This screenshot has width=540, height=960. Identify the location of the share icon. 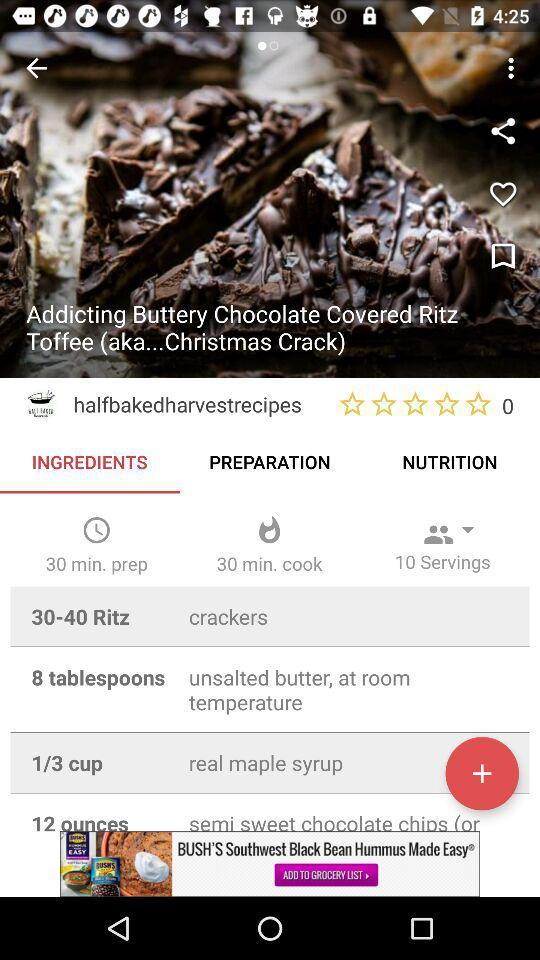
(502, 130).